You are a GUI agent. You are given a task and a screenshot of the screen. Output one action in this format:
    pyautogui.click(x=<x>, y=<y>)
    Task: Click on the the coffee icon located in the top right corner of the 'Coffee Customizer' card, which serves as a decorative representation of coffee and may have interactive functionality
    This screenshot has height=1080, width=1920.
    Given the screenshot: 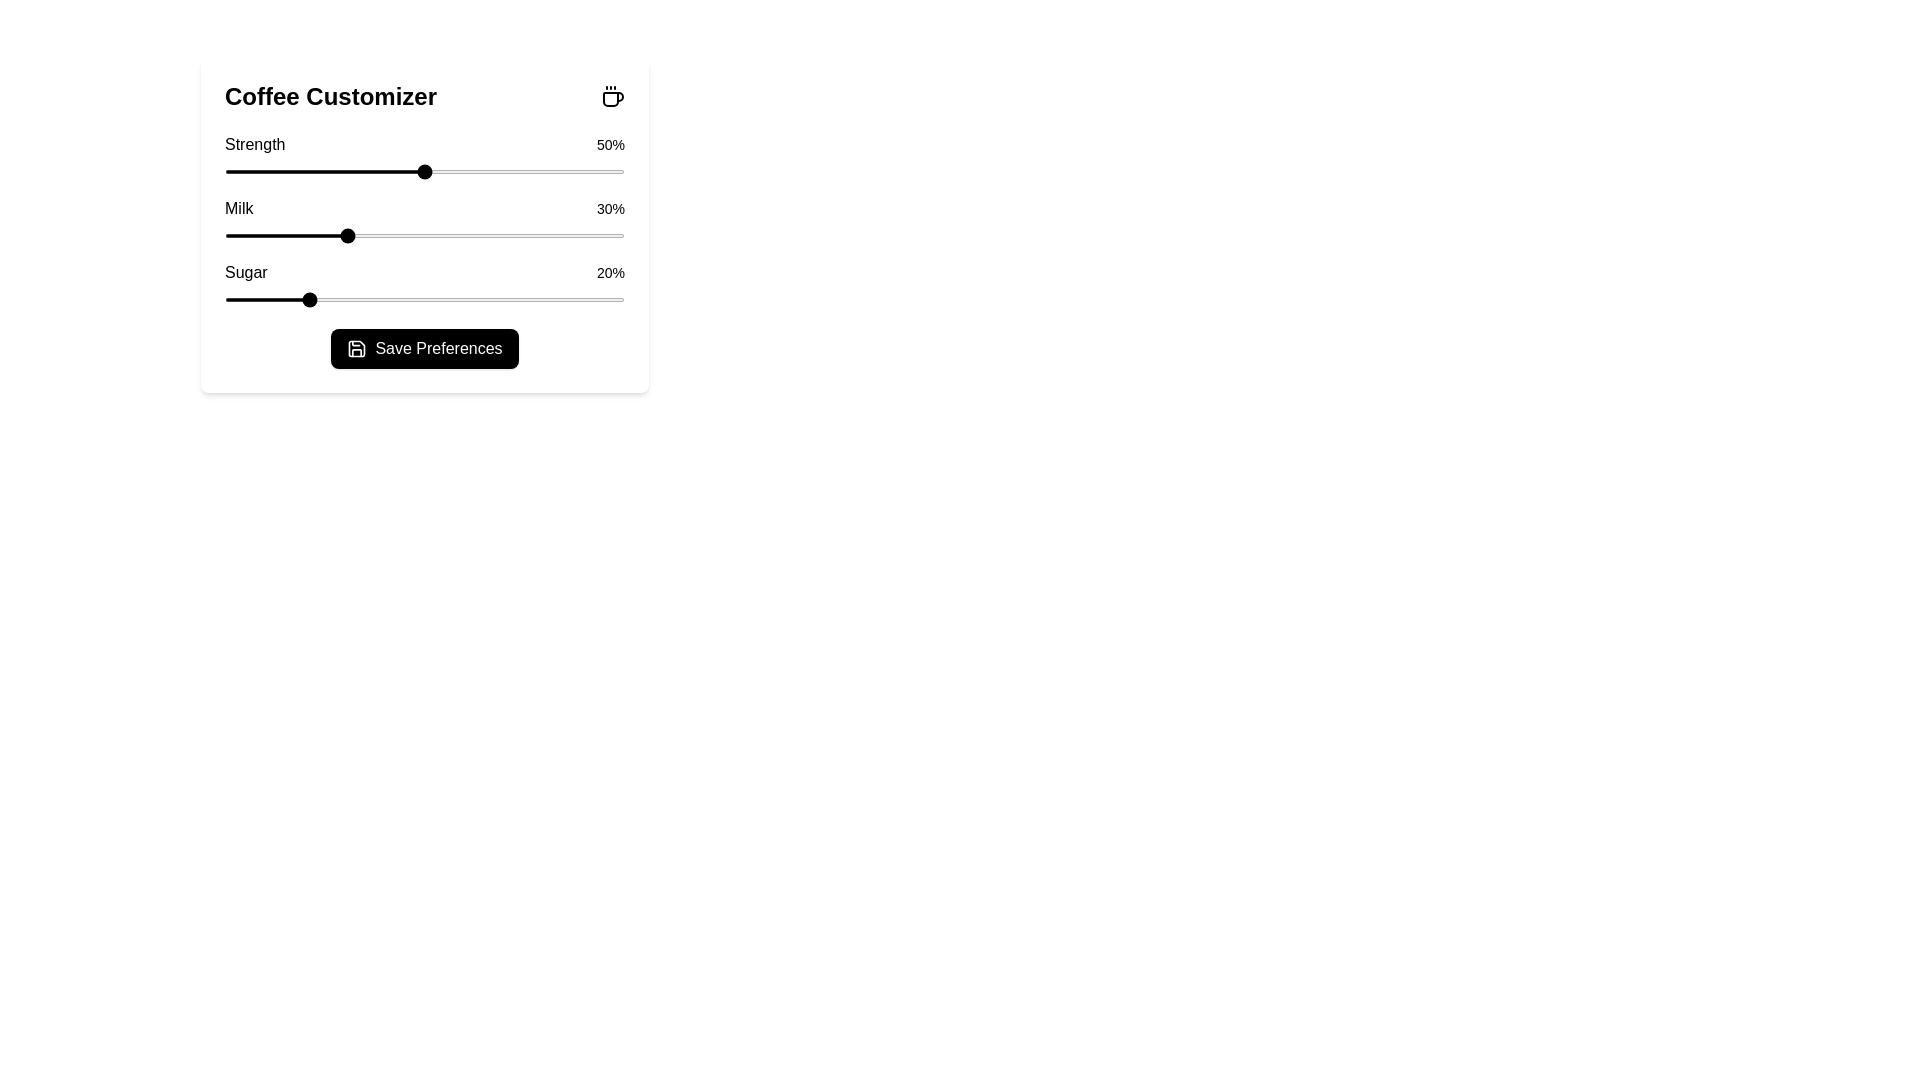 What is the action you would take?
    pyautogui.click(x=612, y=99)
    